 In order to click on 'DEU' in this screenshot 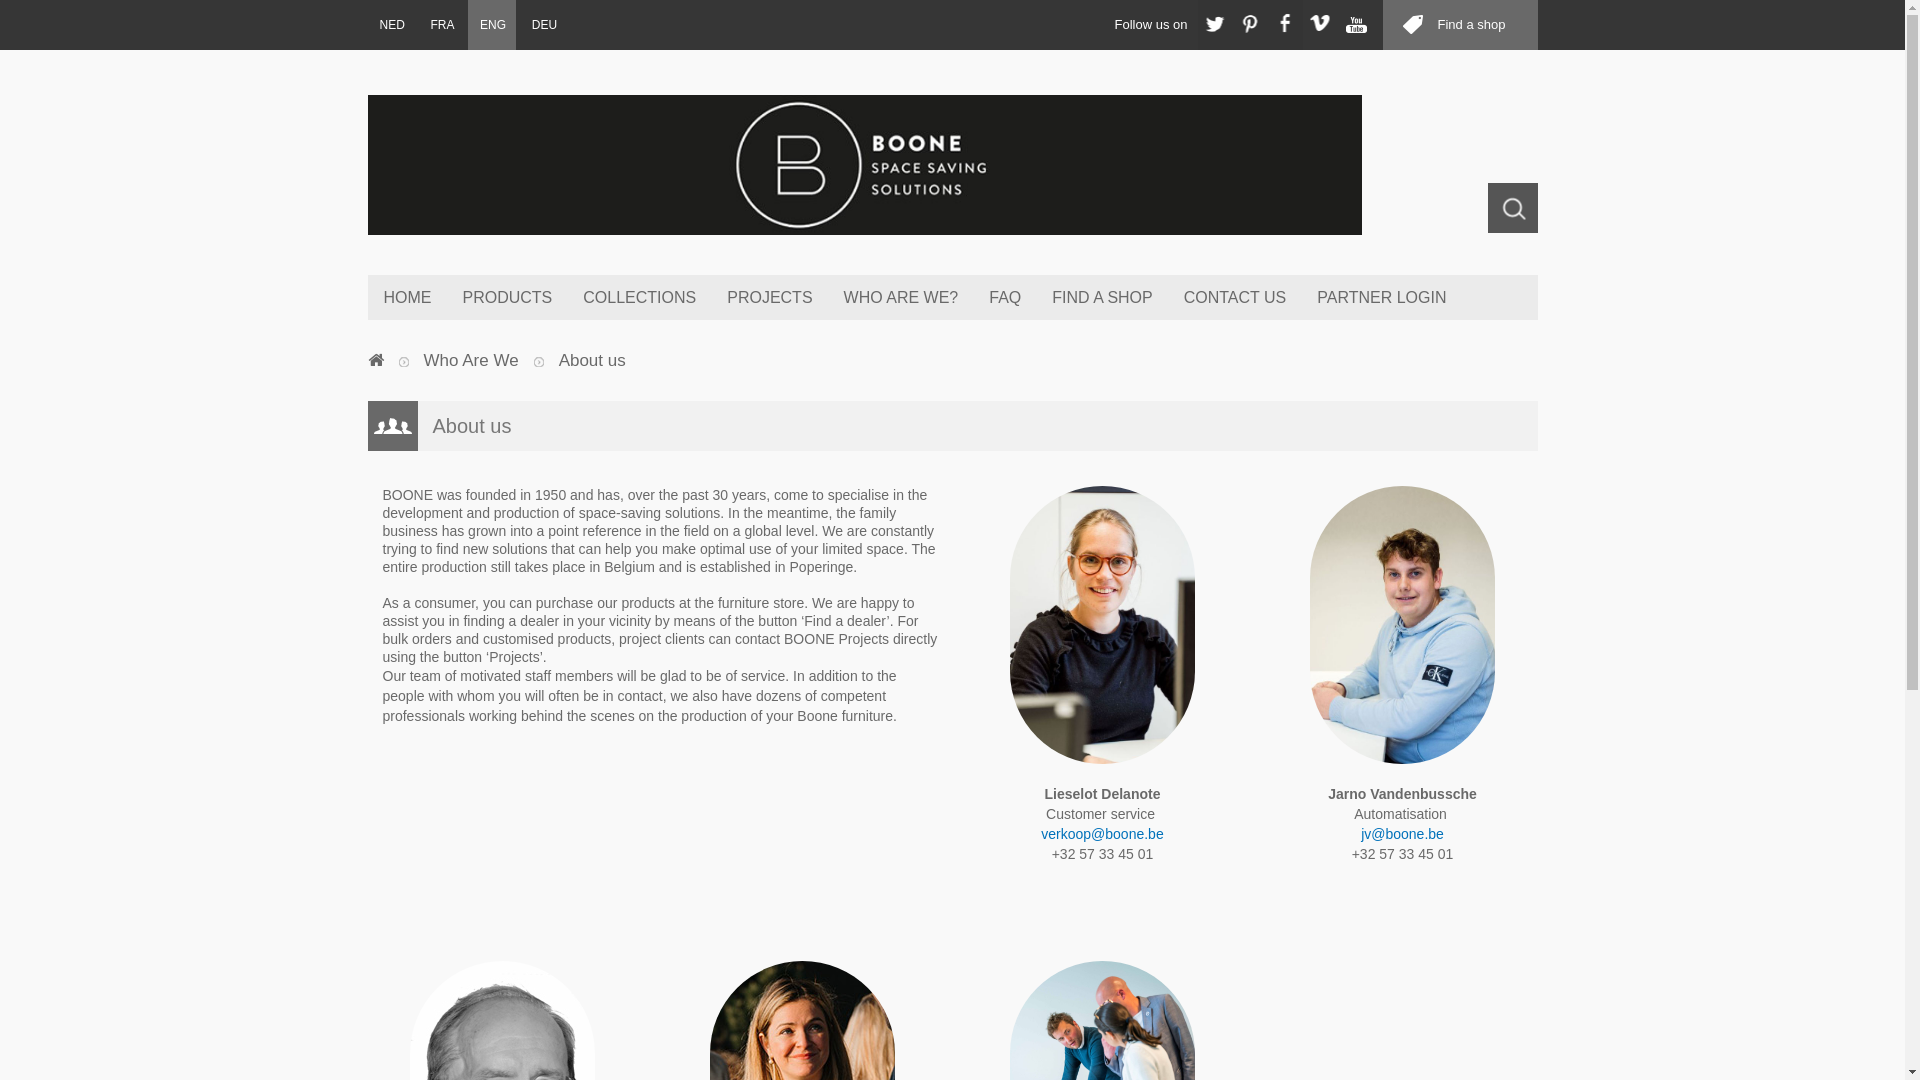, I will do `click(543, 24)`.